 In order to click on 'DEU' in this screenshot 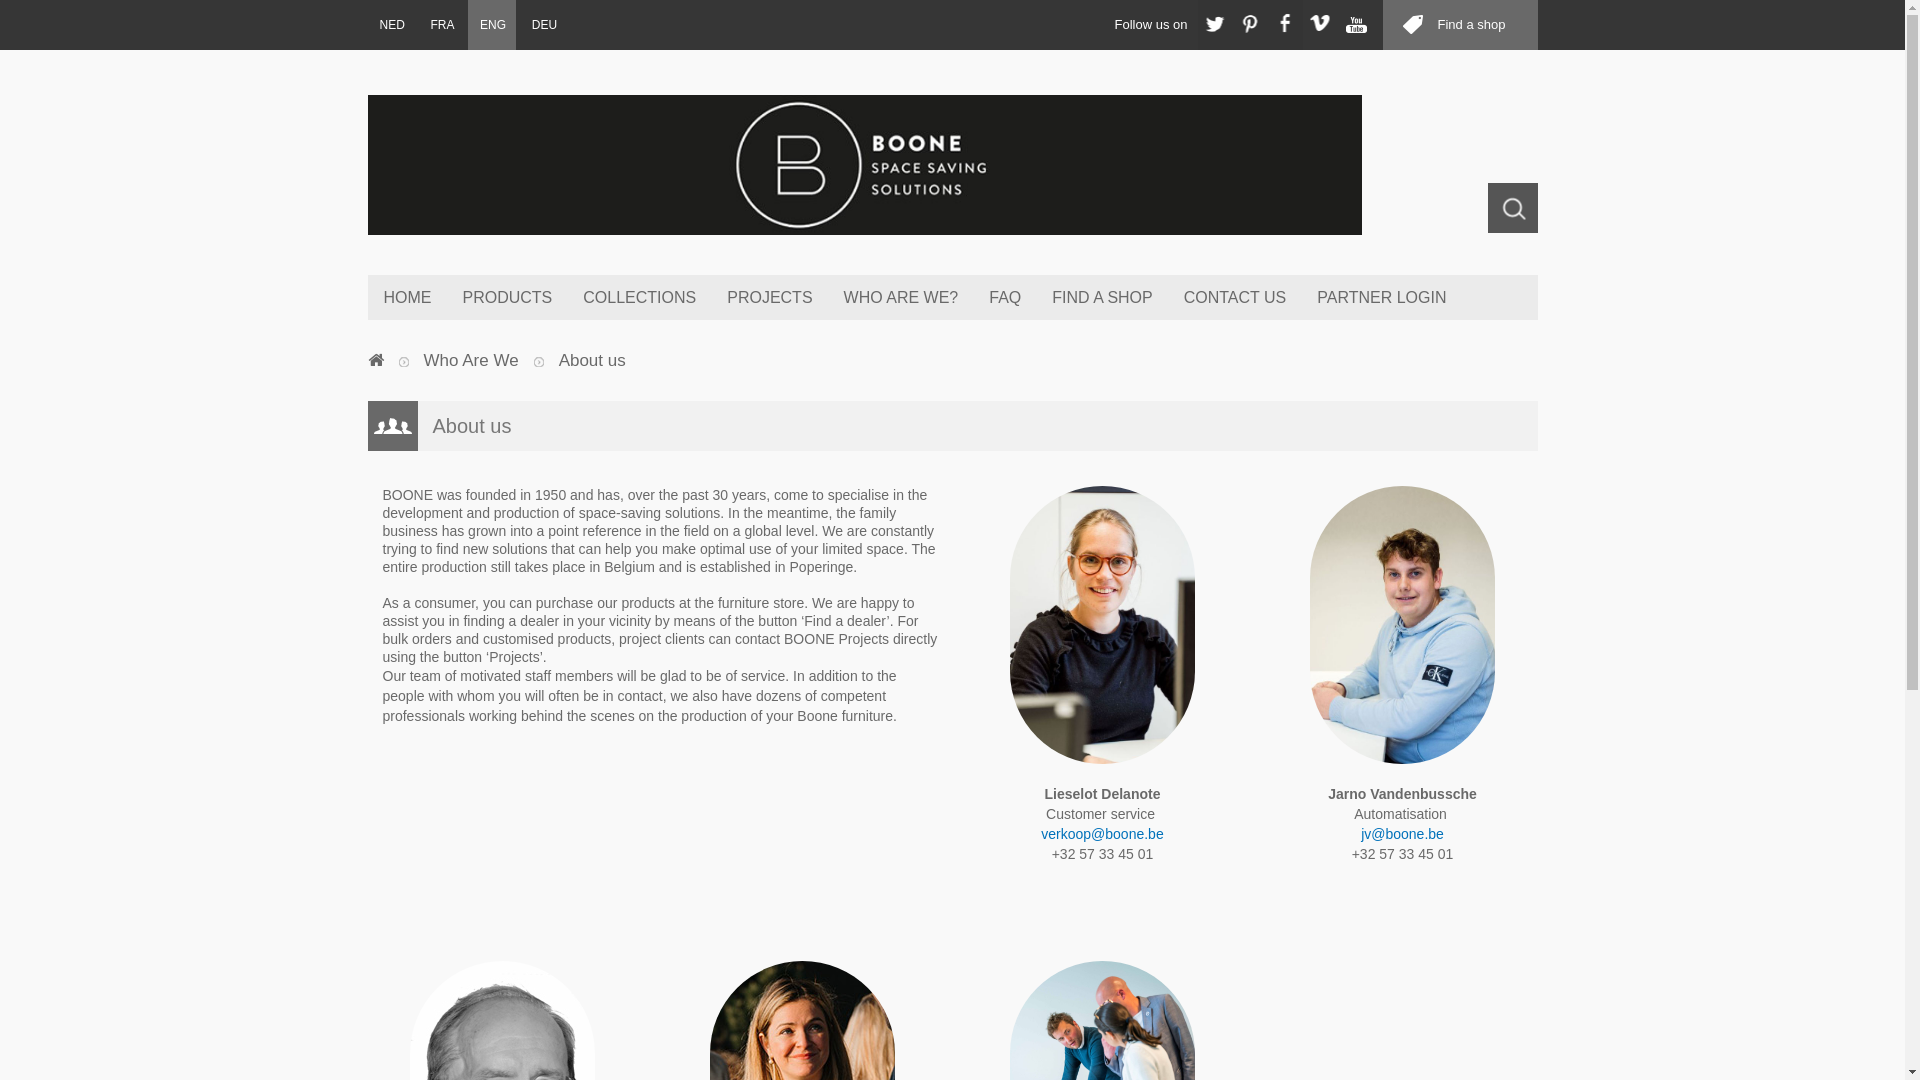, I will do `click(543, 24)`.